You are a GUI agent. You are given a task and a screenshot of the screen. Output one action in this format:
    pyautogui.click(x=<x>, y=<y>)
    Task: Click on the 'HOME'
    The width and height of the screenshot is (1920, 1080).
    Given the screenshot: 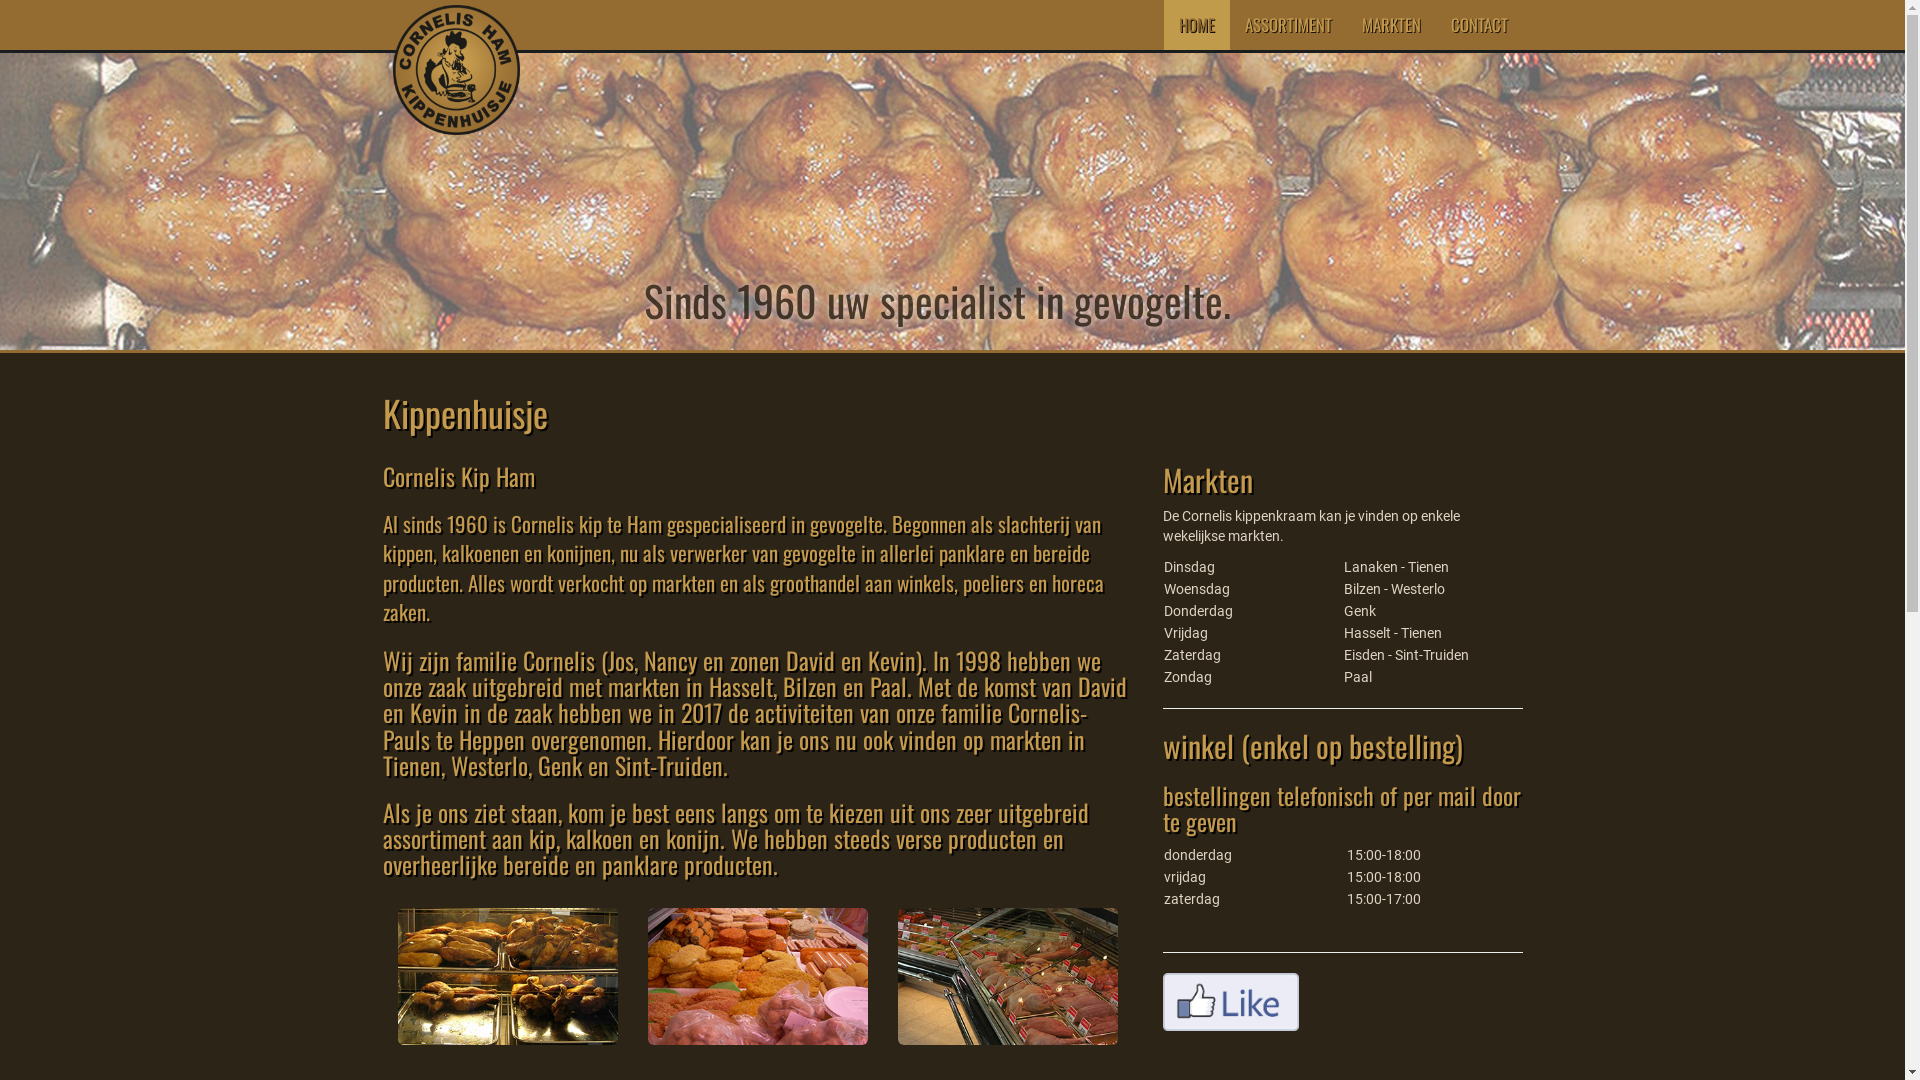 What is the action you would take?
    pyautogui.click(x=1196, y=24)
    